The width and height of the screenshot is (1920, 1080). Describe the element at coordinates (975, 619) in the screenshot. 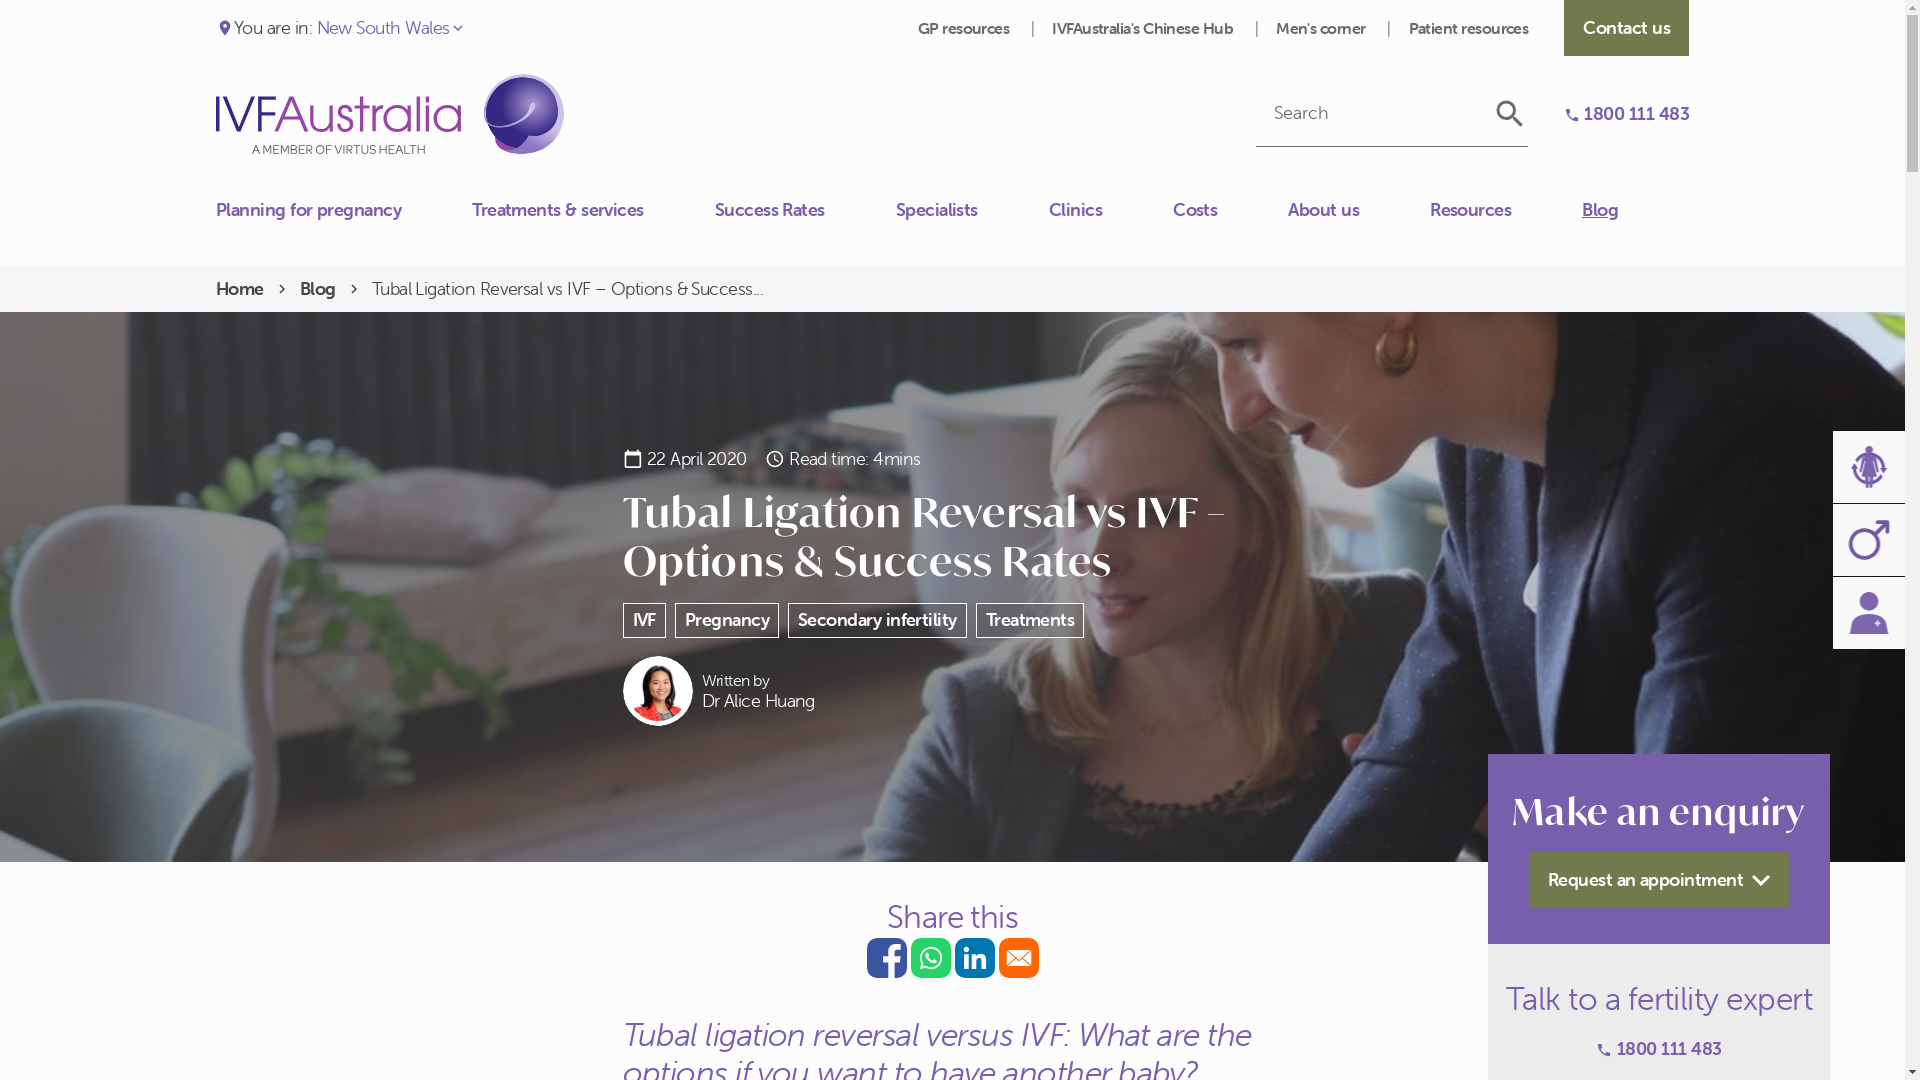

I see `'Treatments'` at that location.